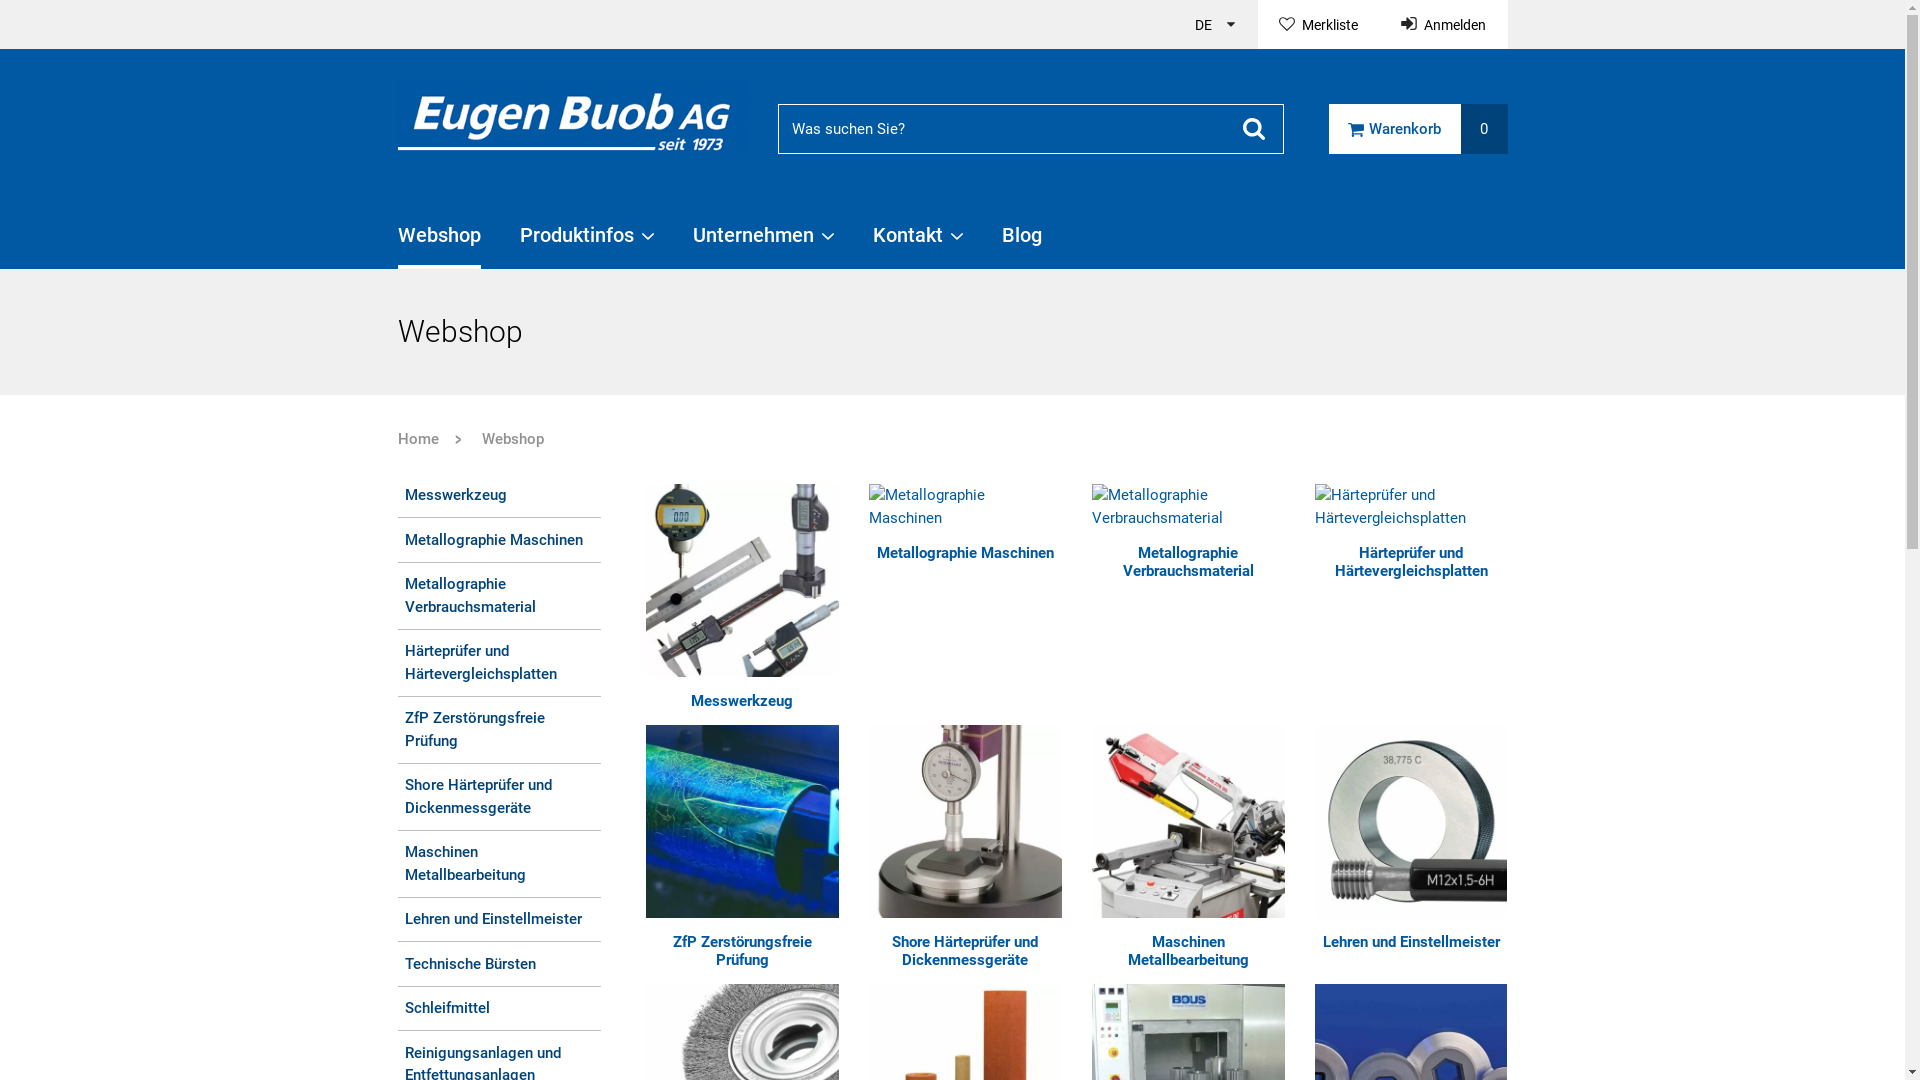 The width and height of the screenshot is (1920, 1080). I want to click on 'Anmelden', so click(1379, 24).